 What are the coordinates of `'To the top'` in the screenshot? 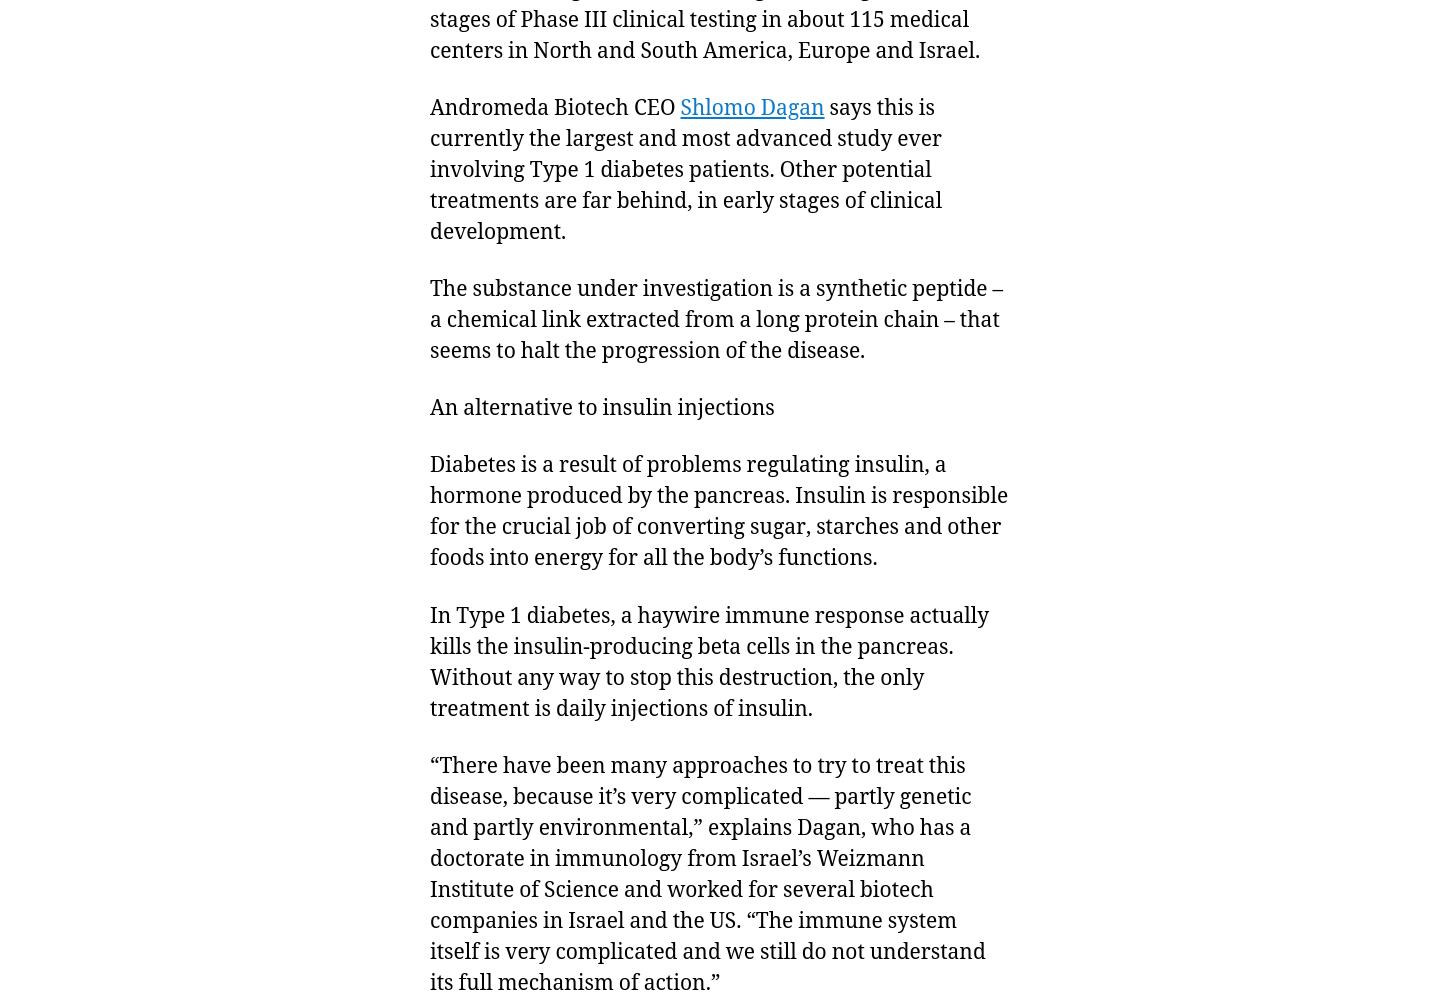 It's located at (1257, 952).